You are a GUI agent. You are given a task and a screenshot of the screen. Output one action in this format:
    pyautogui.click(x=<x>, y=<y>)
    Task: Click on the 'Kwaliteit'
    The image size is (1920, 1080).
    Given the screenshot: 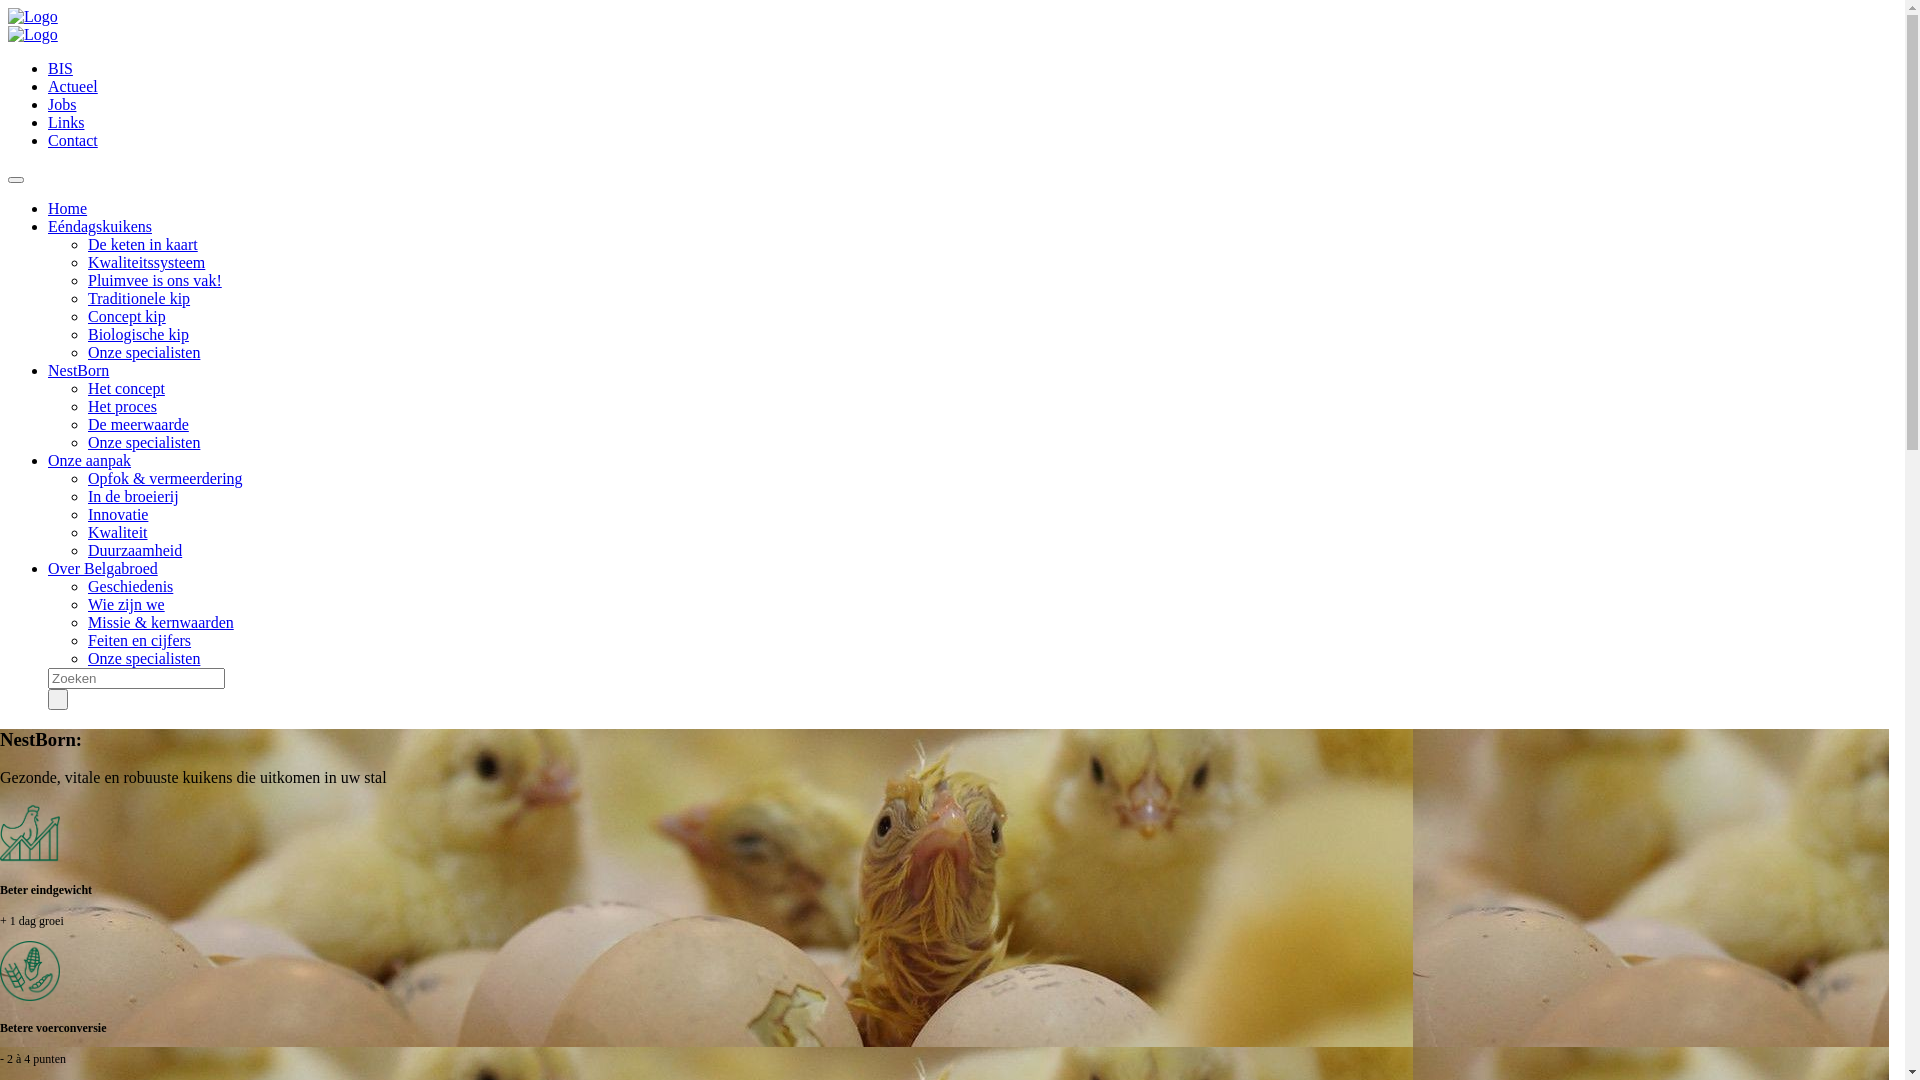 What is the action you would take?
    pyautogui.click(x=117, y=531)
    